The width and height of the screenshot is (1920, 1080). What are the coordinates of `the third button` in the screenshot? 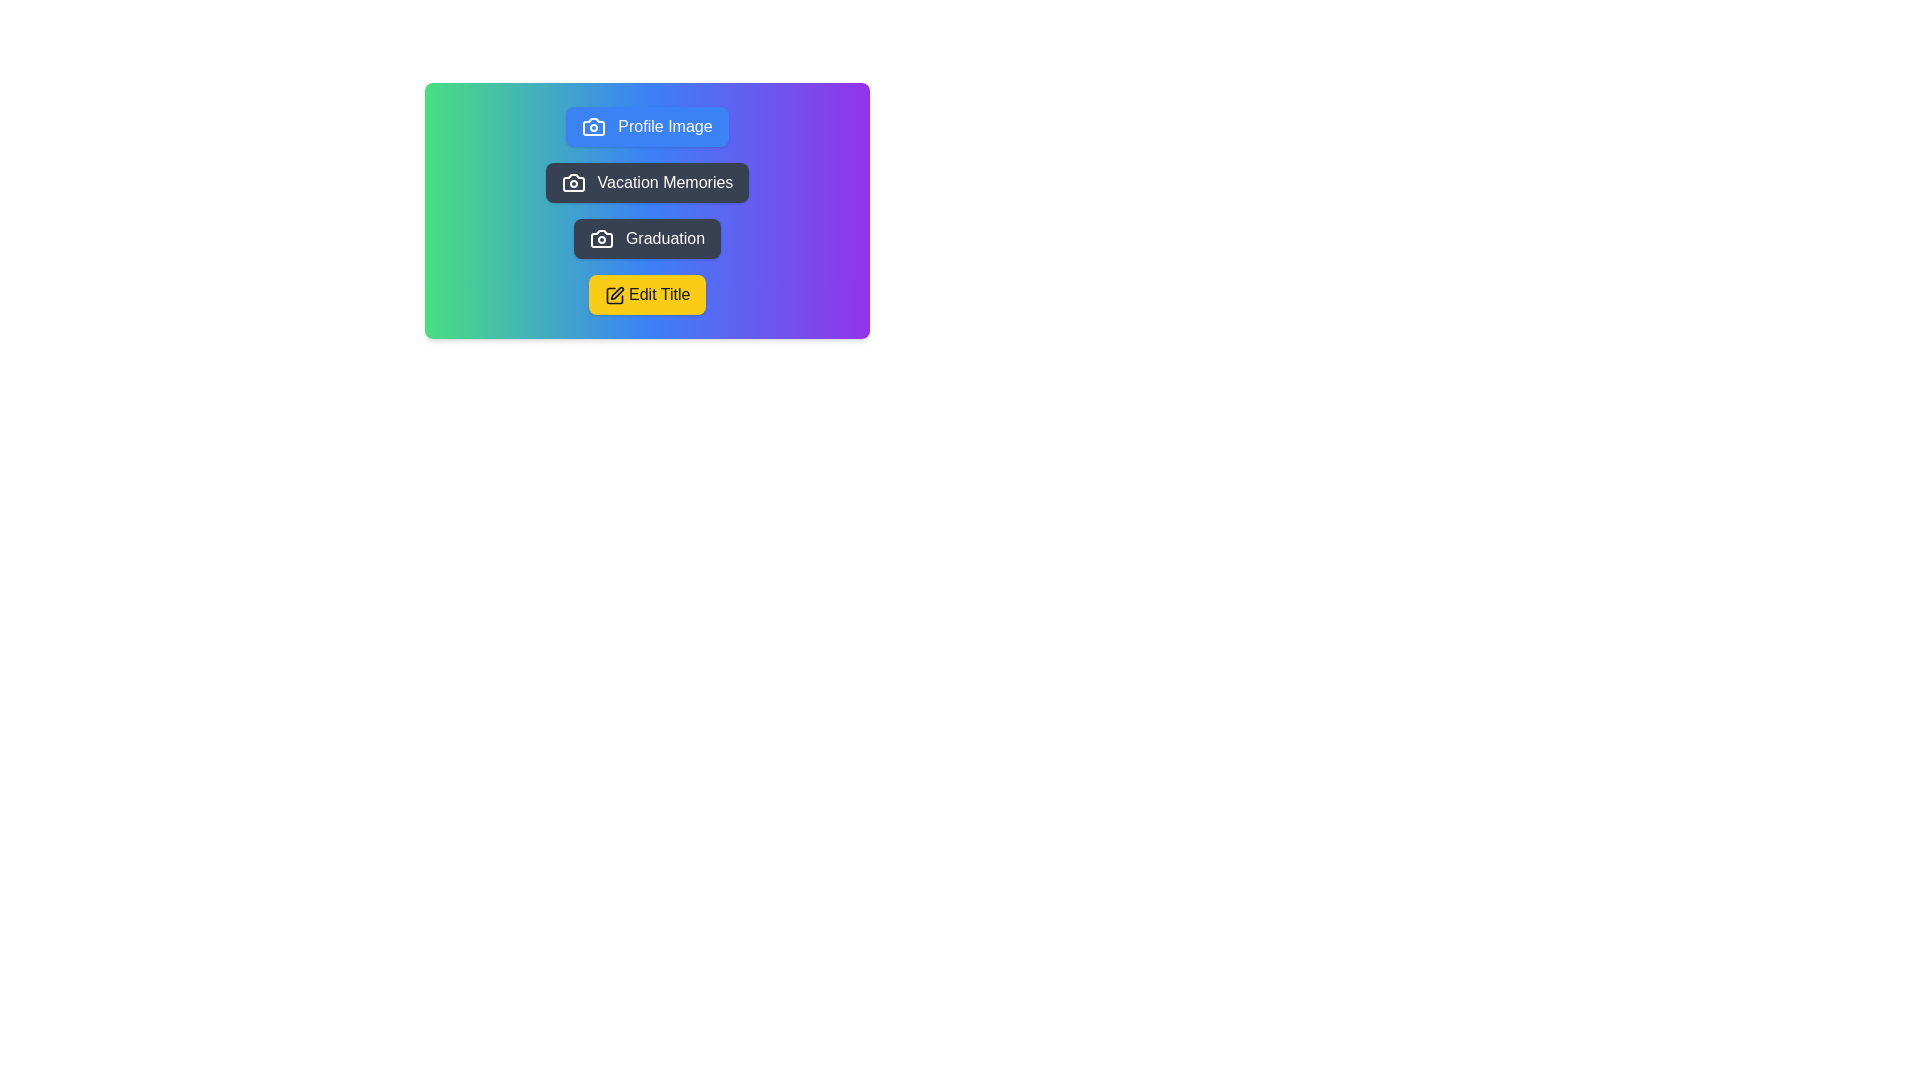 It's located at (647, 238).